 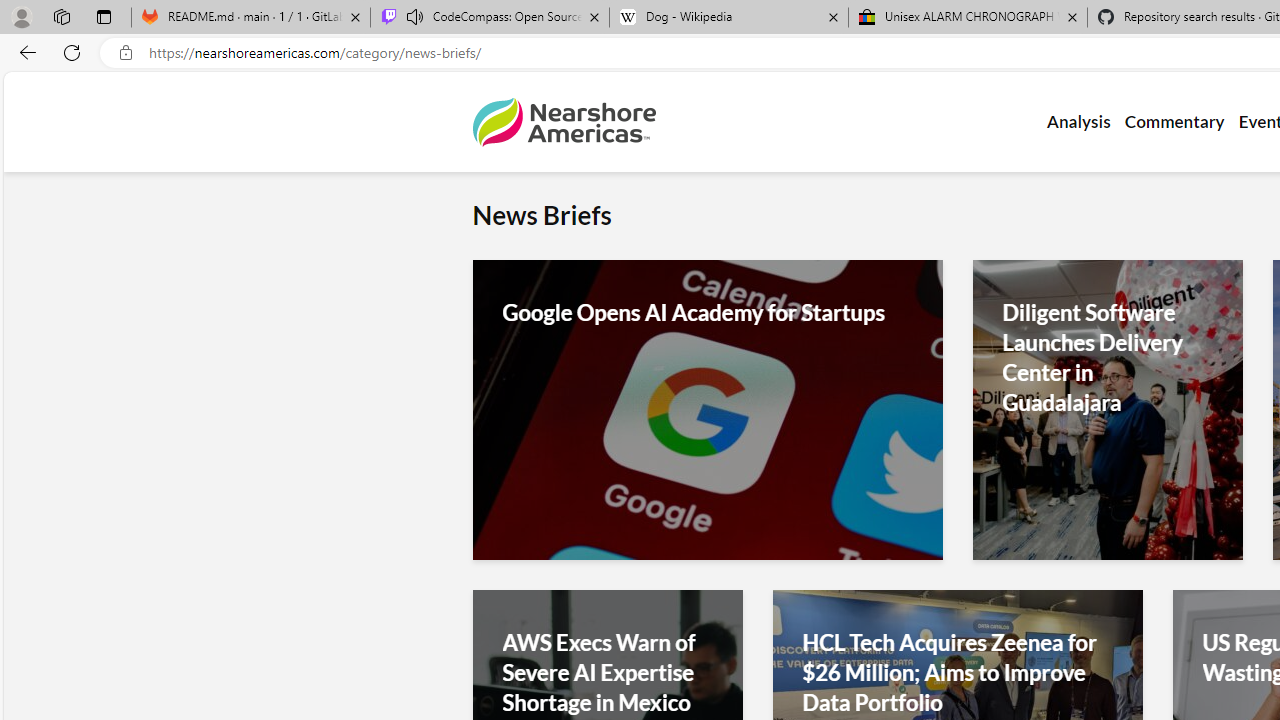 I want to click on 'Mute tab', so click(x=413, y=16).